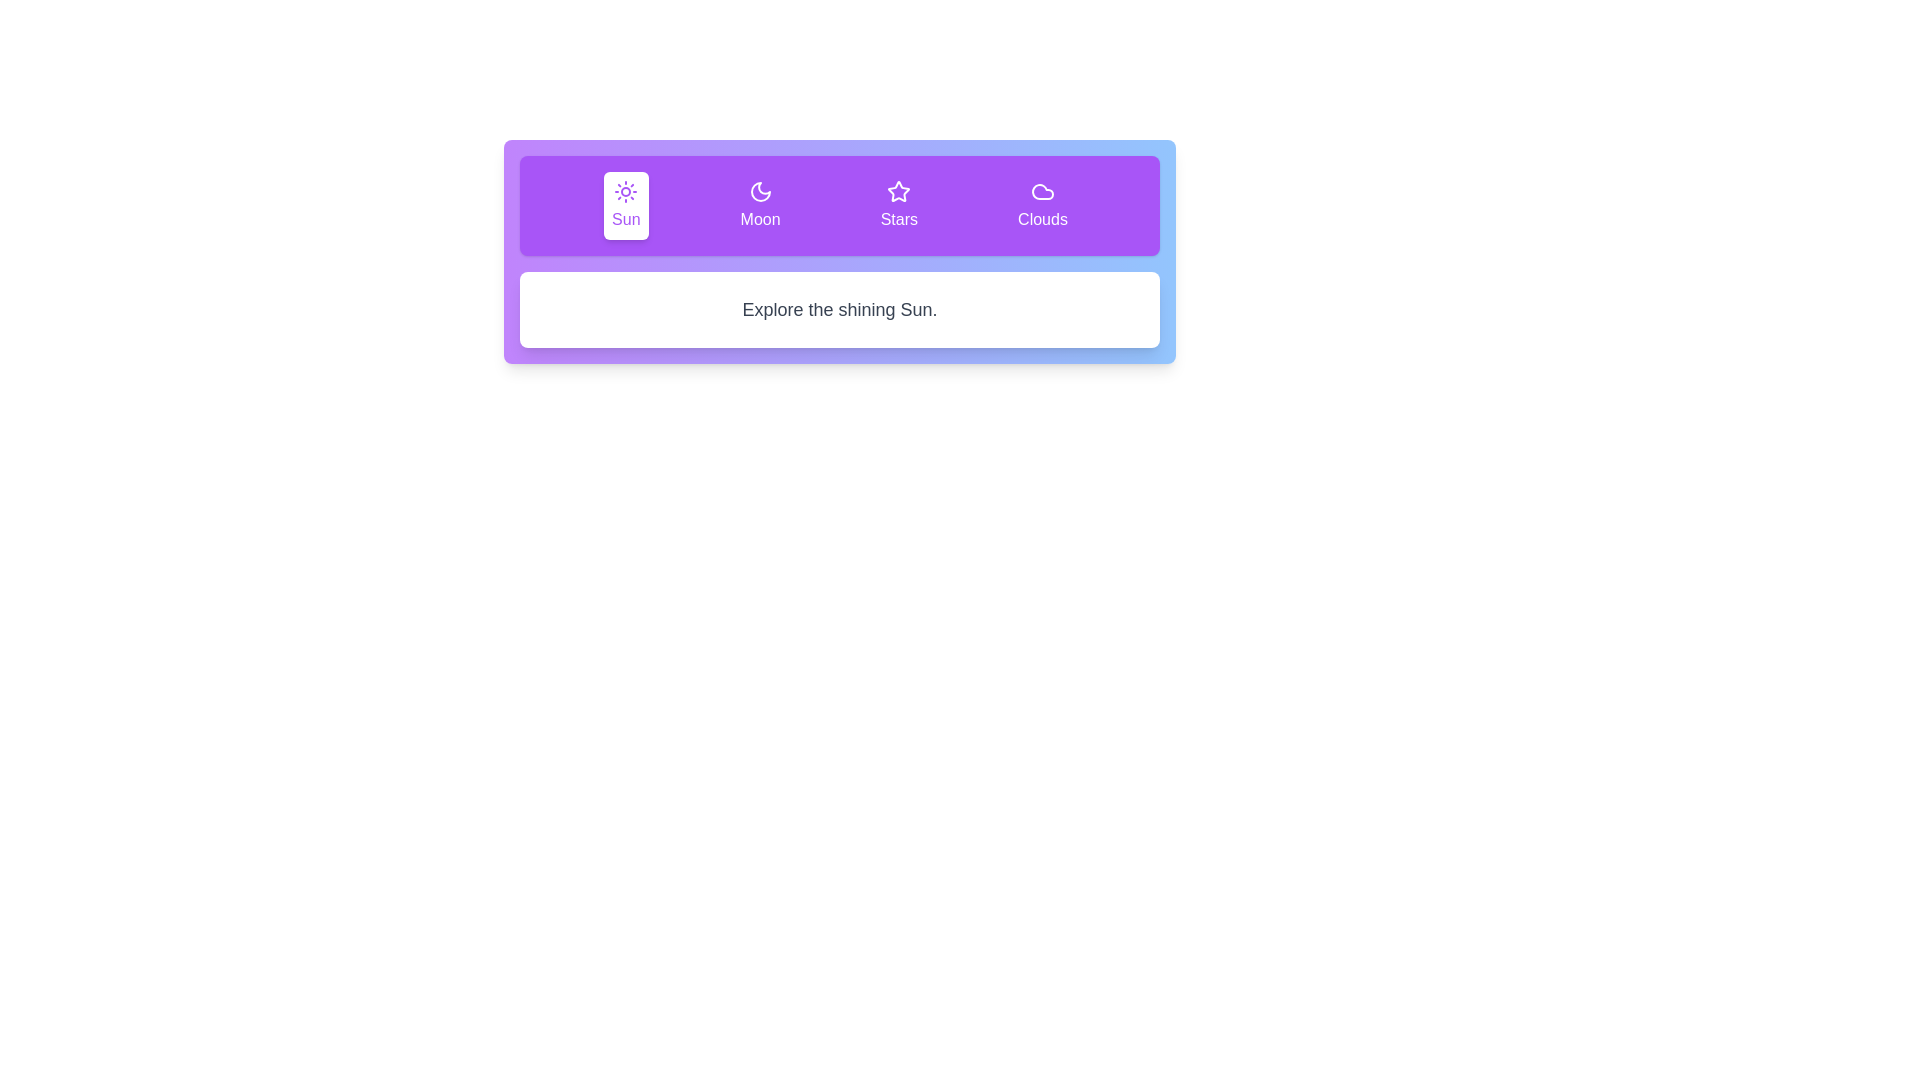 This screenshot has height=1080, width=1920. I want to click on text from the label displaying 'Moon' in white color, located in the purple menu bar below the crescent moon icon, so click(759, 219).